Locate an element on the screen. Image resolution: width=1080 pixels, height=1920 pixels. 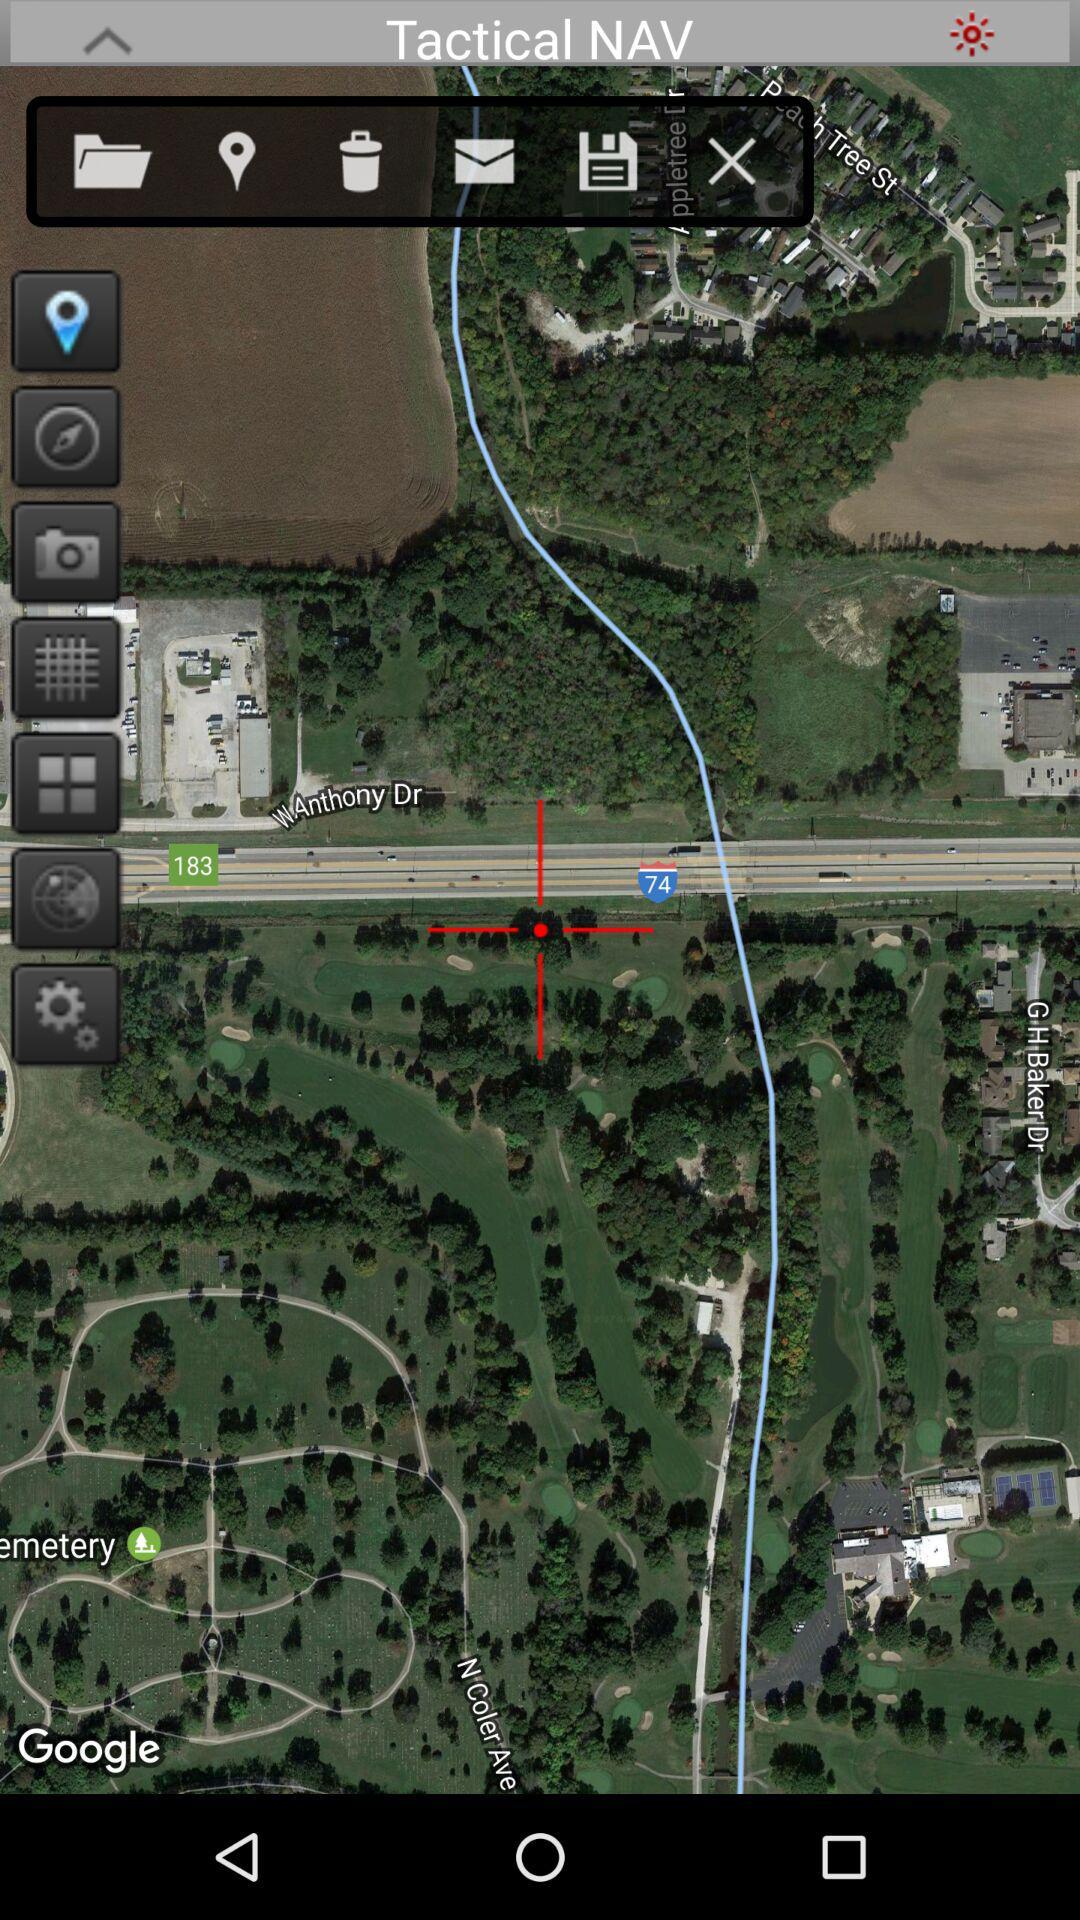
send in e-mail is located at coordinates (503, 156).